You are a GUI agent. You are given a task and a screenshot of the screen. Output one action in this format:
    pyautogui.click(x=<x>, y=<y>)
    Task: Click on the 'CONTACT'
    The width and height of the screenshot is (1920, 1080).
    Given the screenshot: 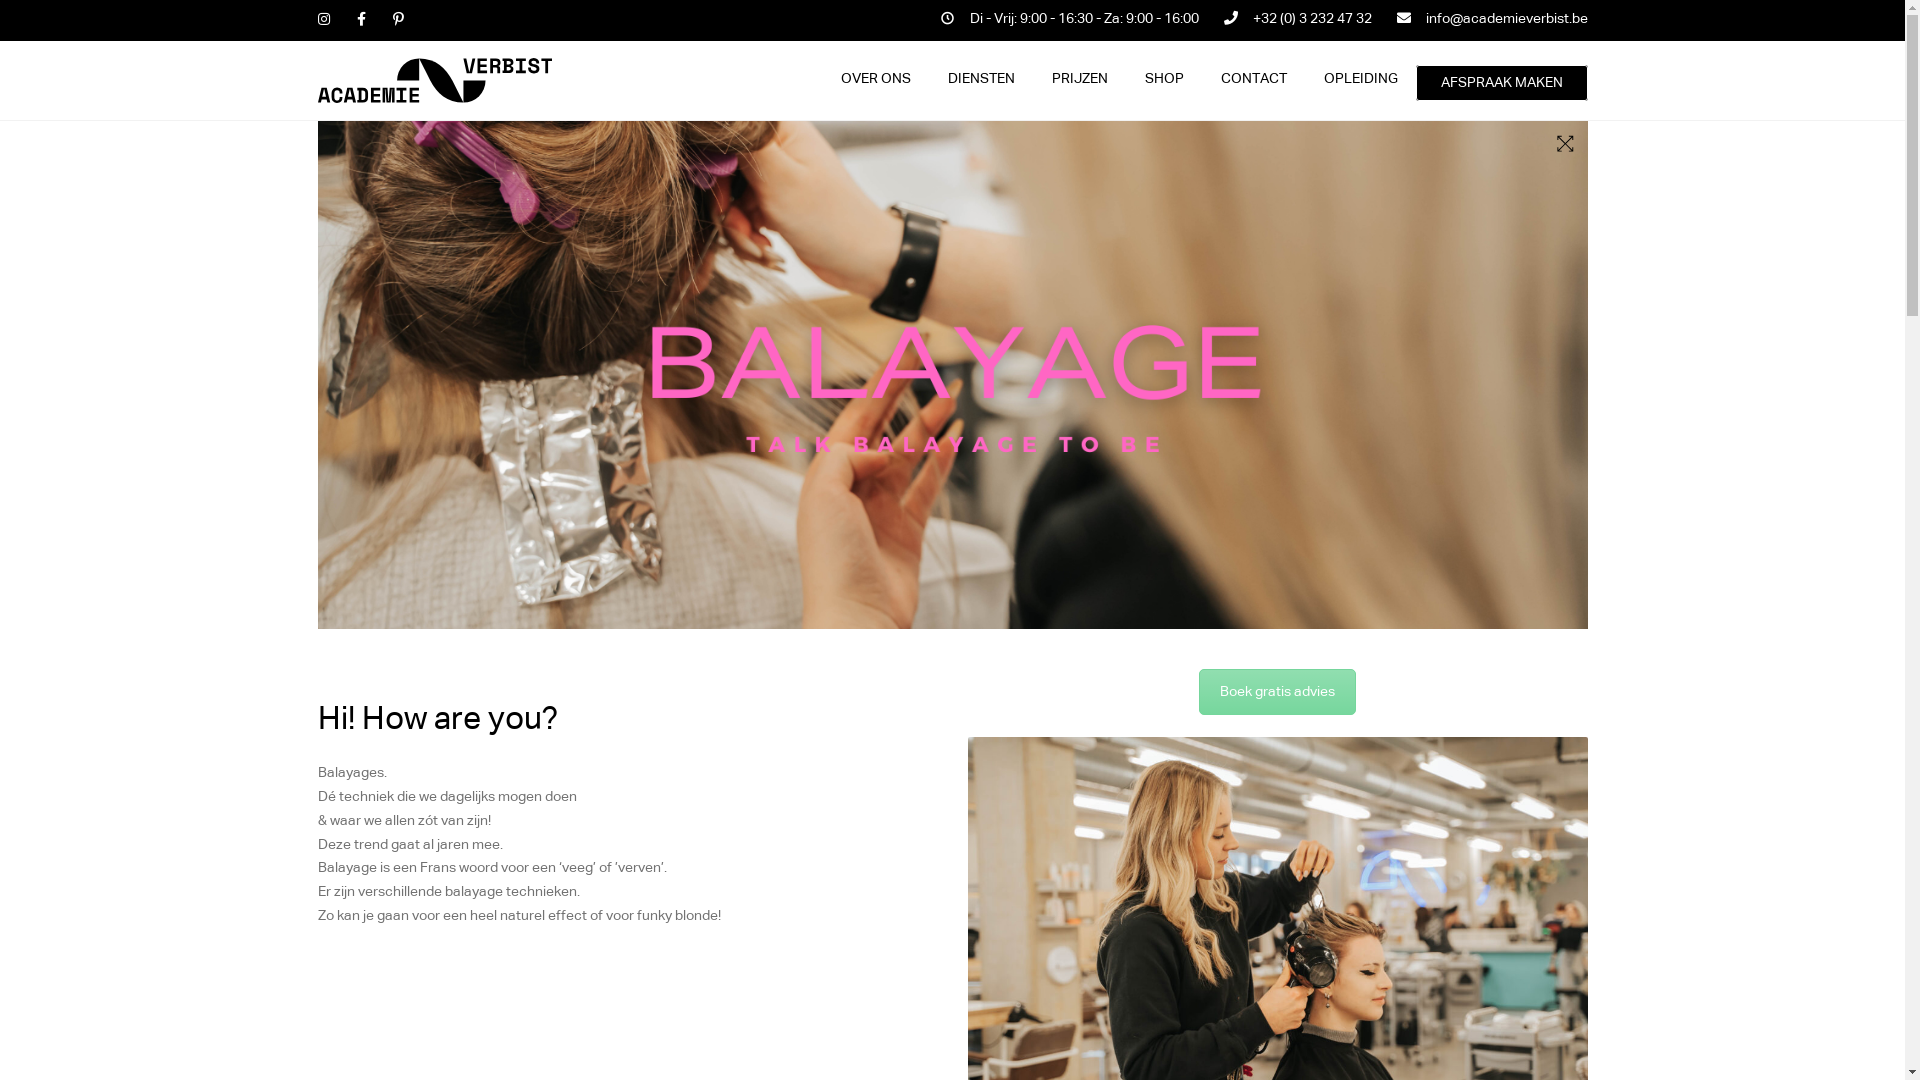 What is the action you would take?
    pyautogui.click(x=1251, y=79)
    